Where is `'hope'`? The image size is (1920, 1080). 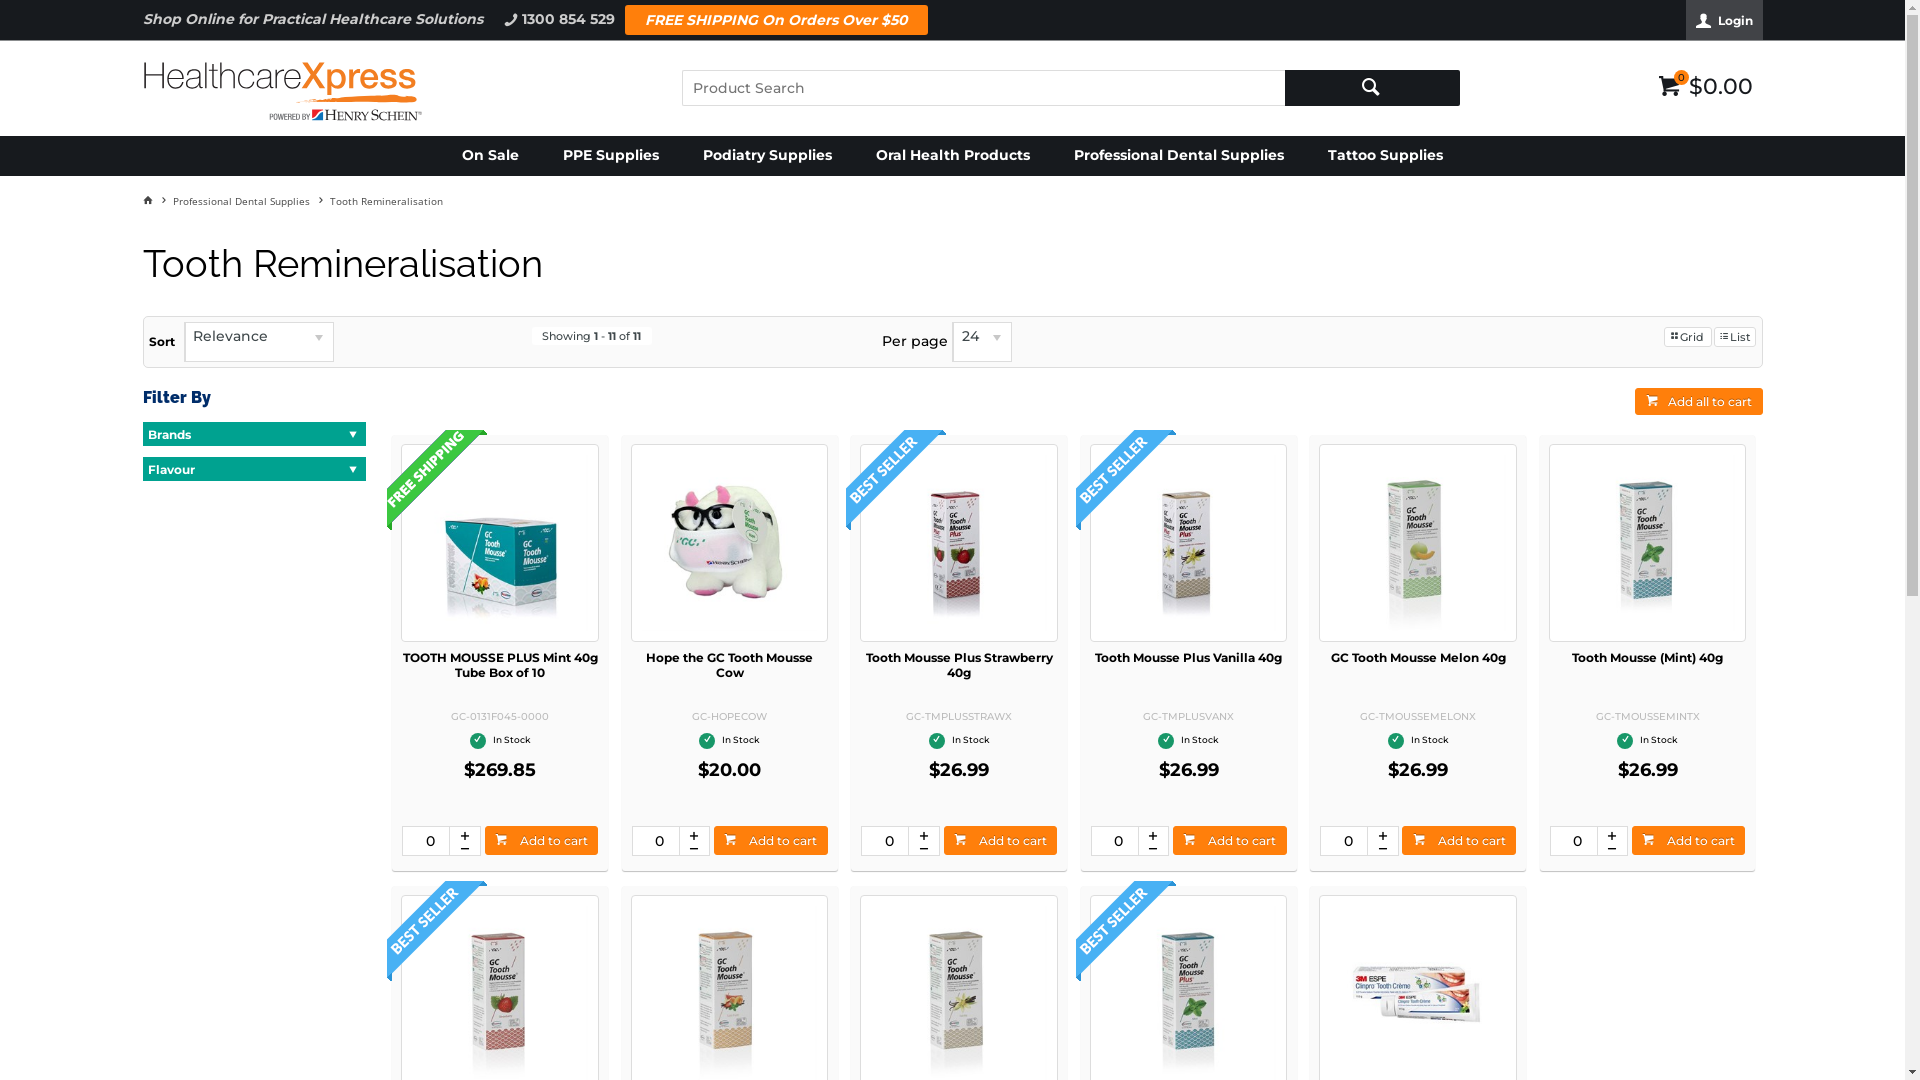
'hope' is located at coordinates (728, 542).